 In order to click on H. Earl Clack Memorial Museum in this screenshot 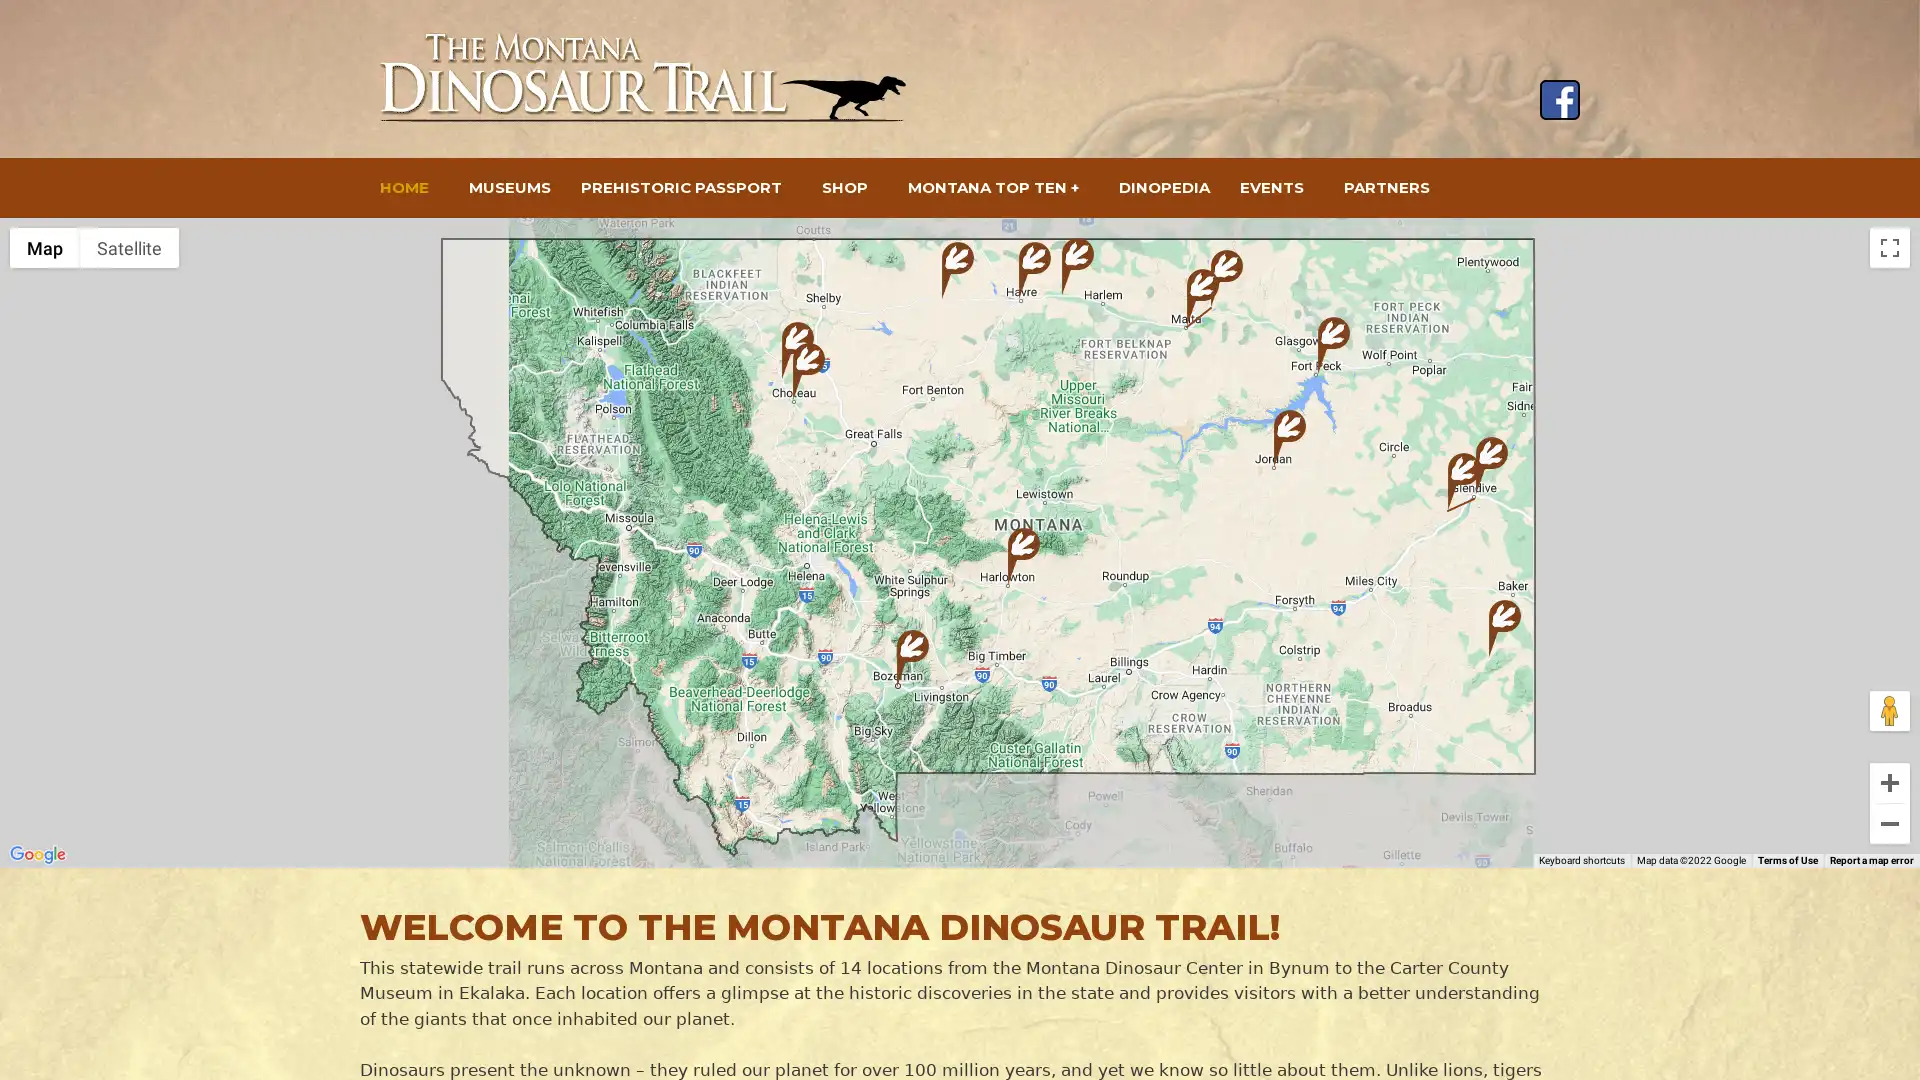, I will do `click(1035, 270)`.